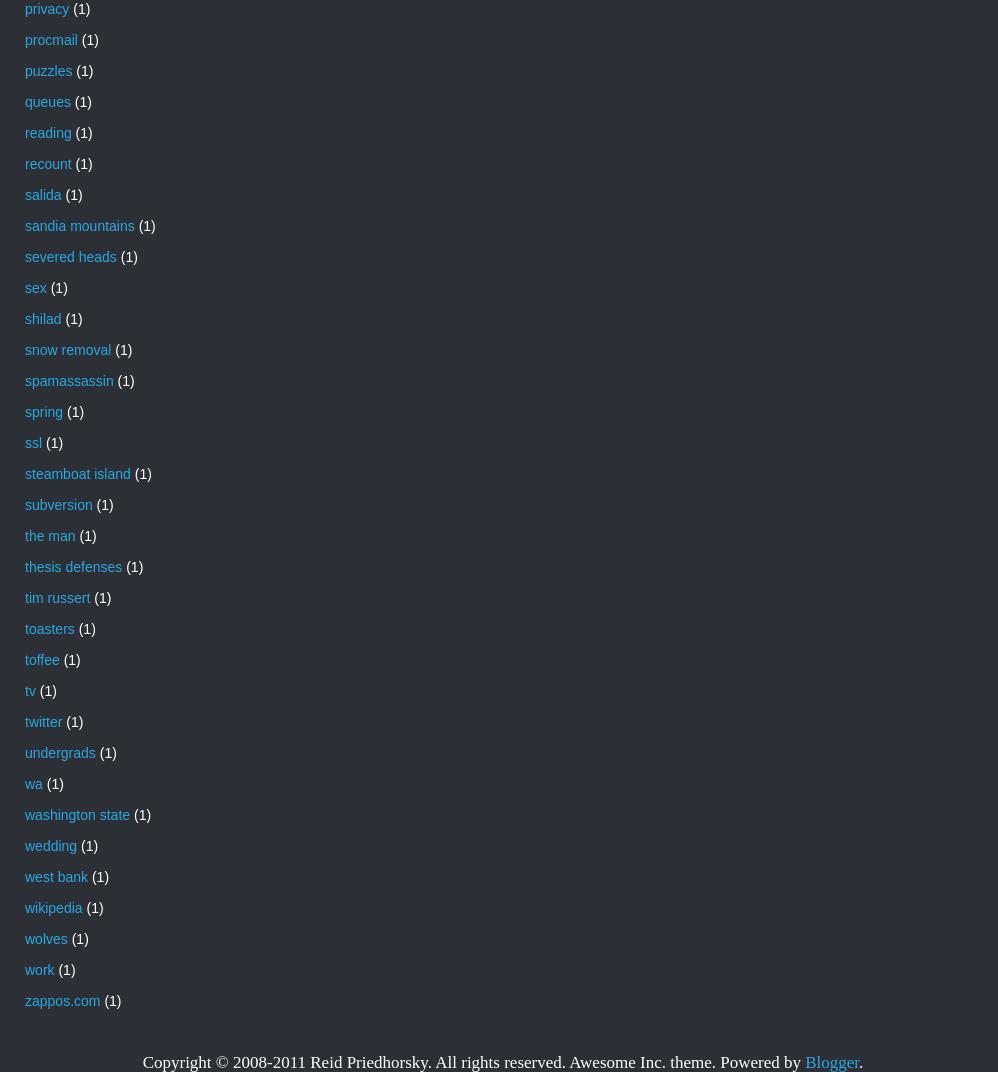  I want to click on 'wa', so click(33, 782).